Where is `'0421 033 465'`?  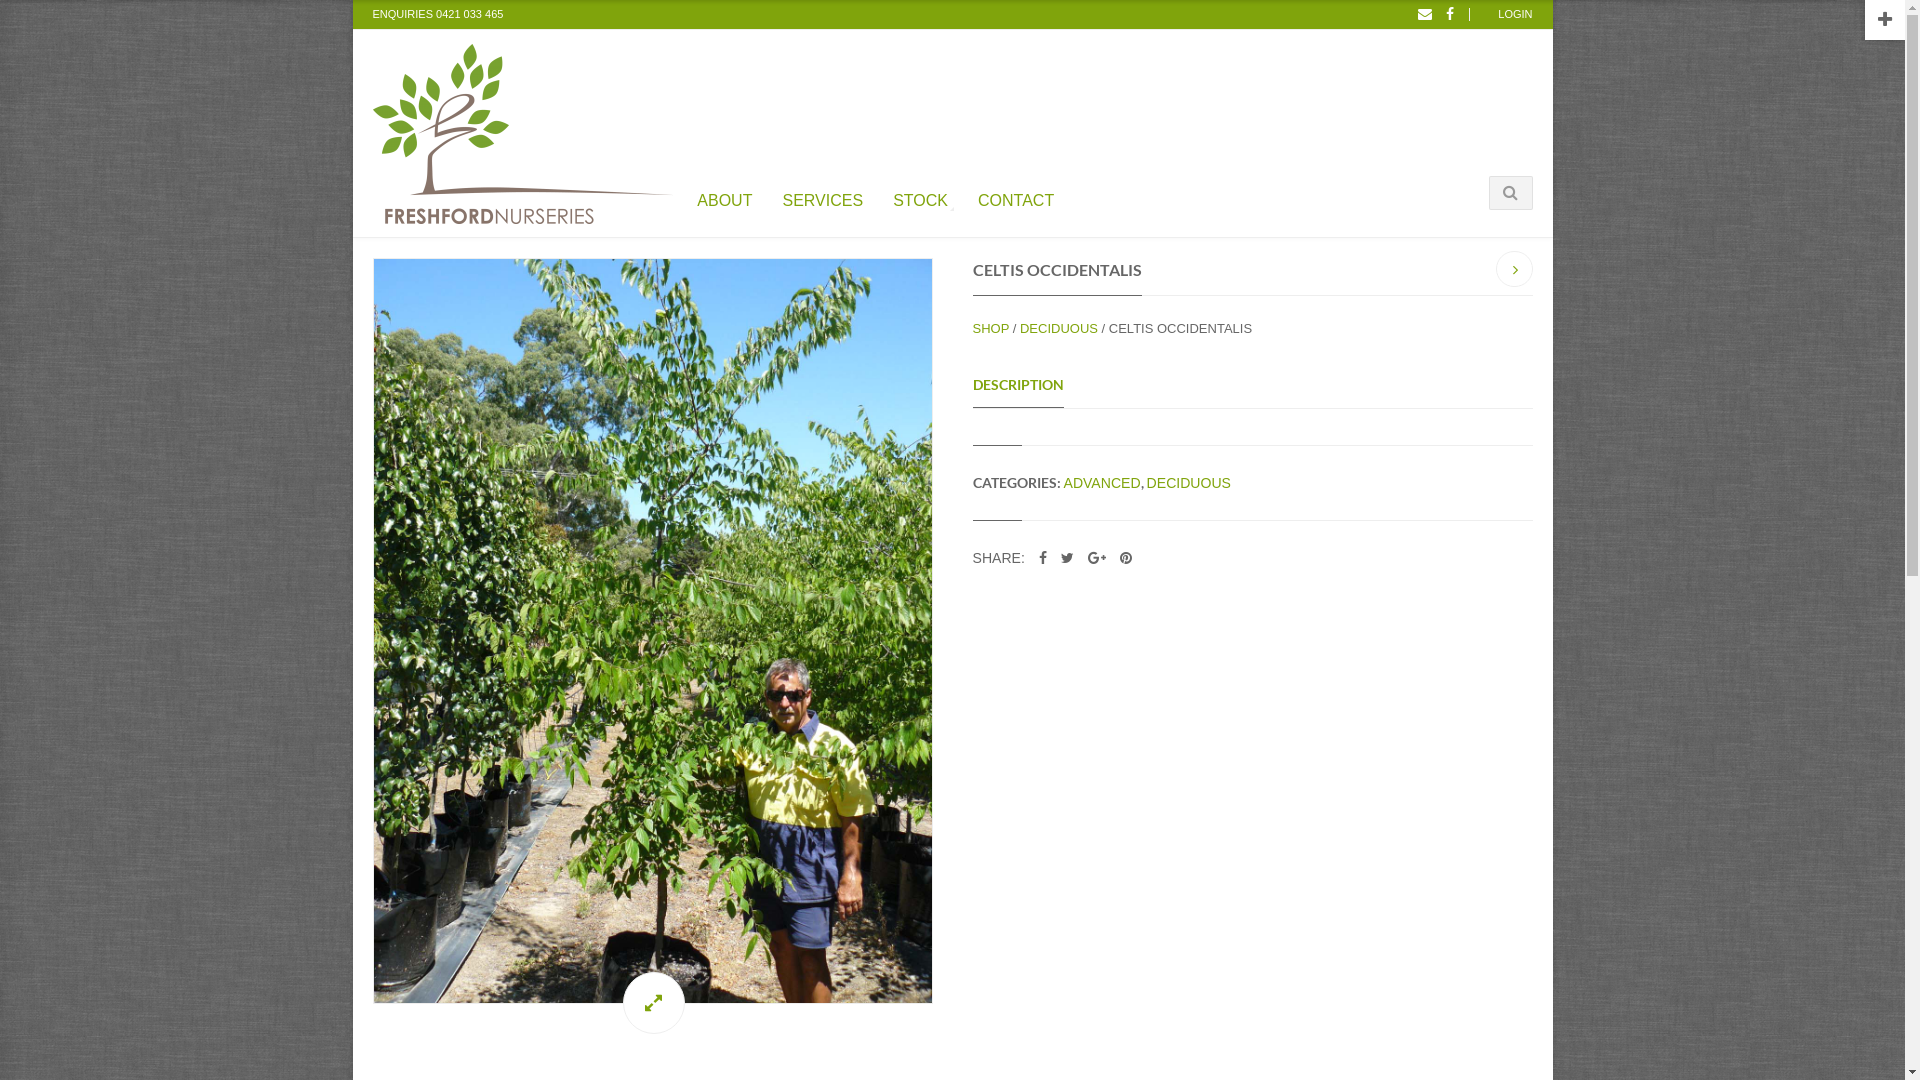 '0421 033 465' is located at coordinates (468, 15).